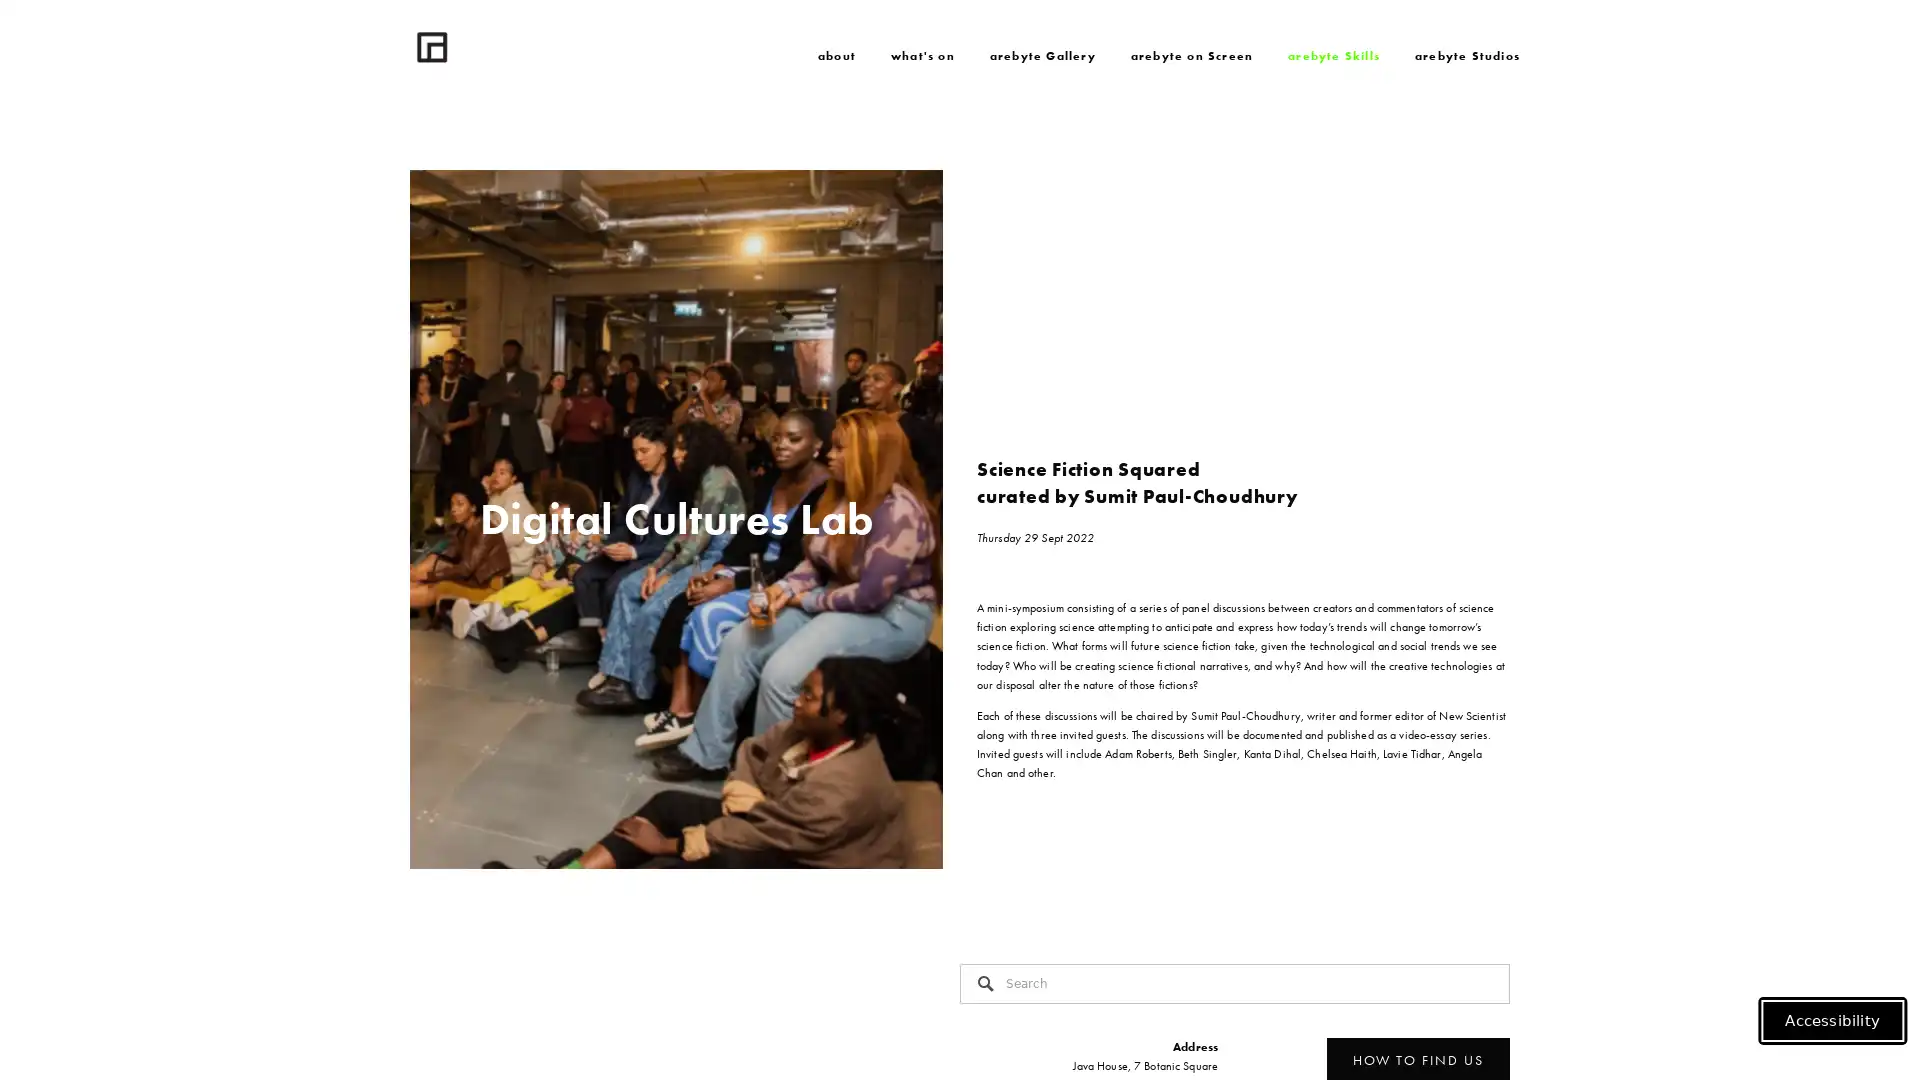 Image resolution: width=1920 pixels, height=1080 pixels. Describe the element at coordinates (1833, 1022) in the screenshot. I see `Accessibility Menu` at that location.